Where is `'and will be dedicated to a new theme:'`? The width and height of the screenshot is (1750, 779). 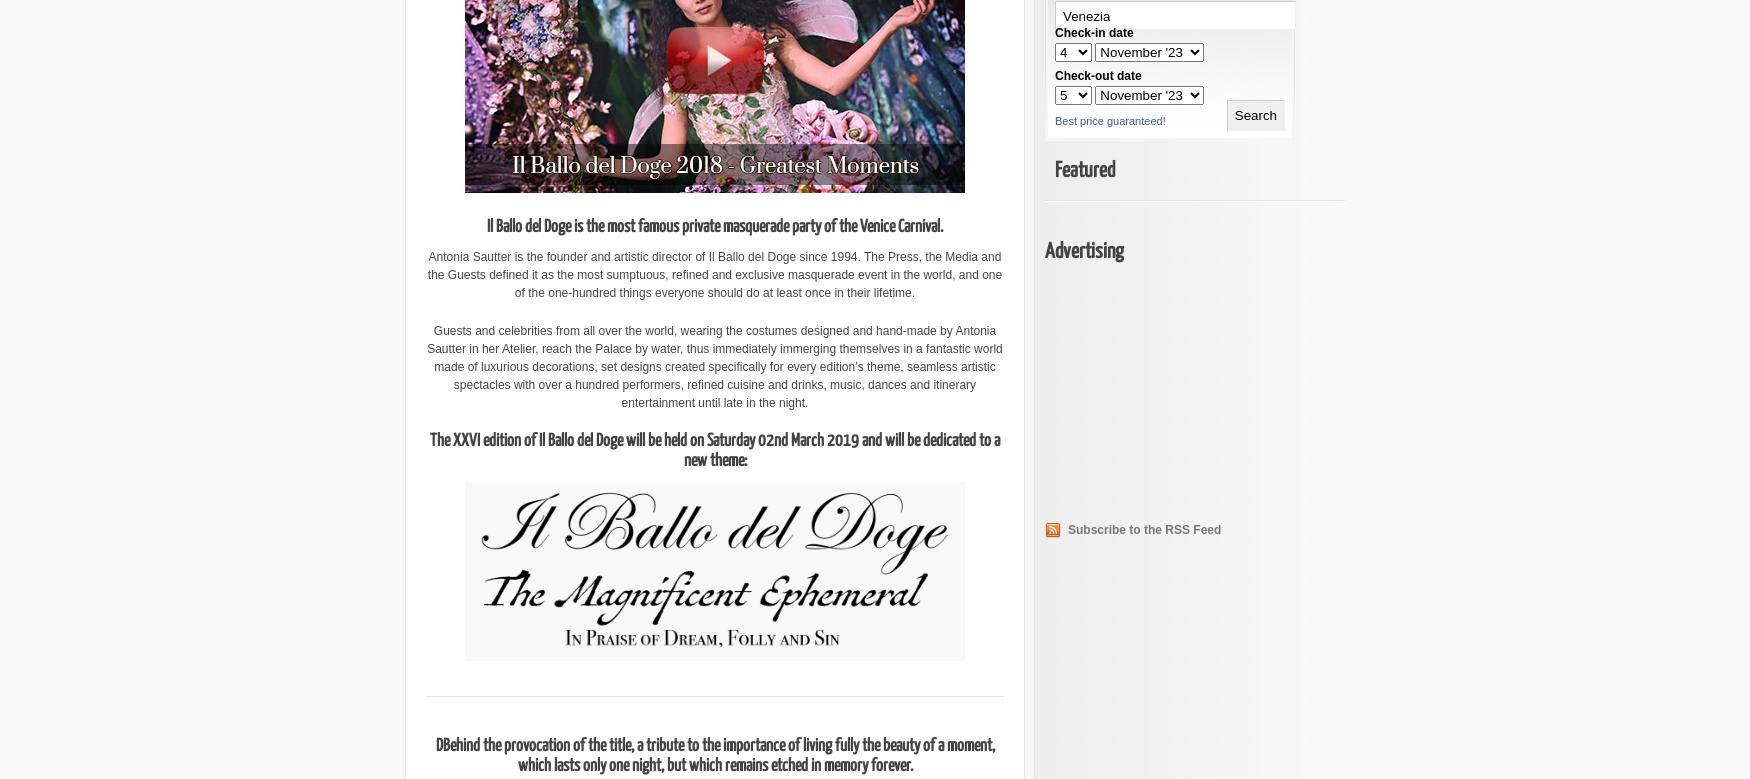
'and will be dedicated to a new theme:' is located at coordinates (841, 450).